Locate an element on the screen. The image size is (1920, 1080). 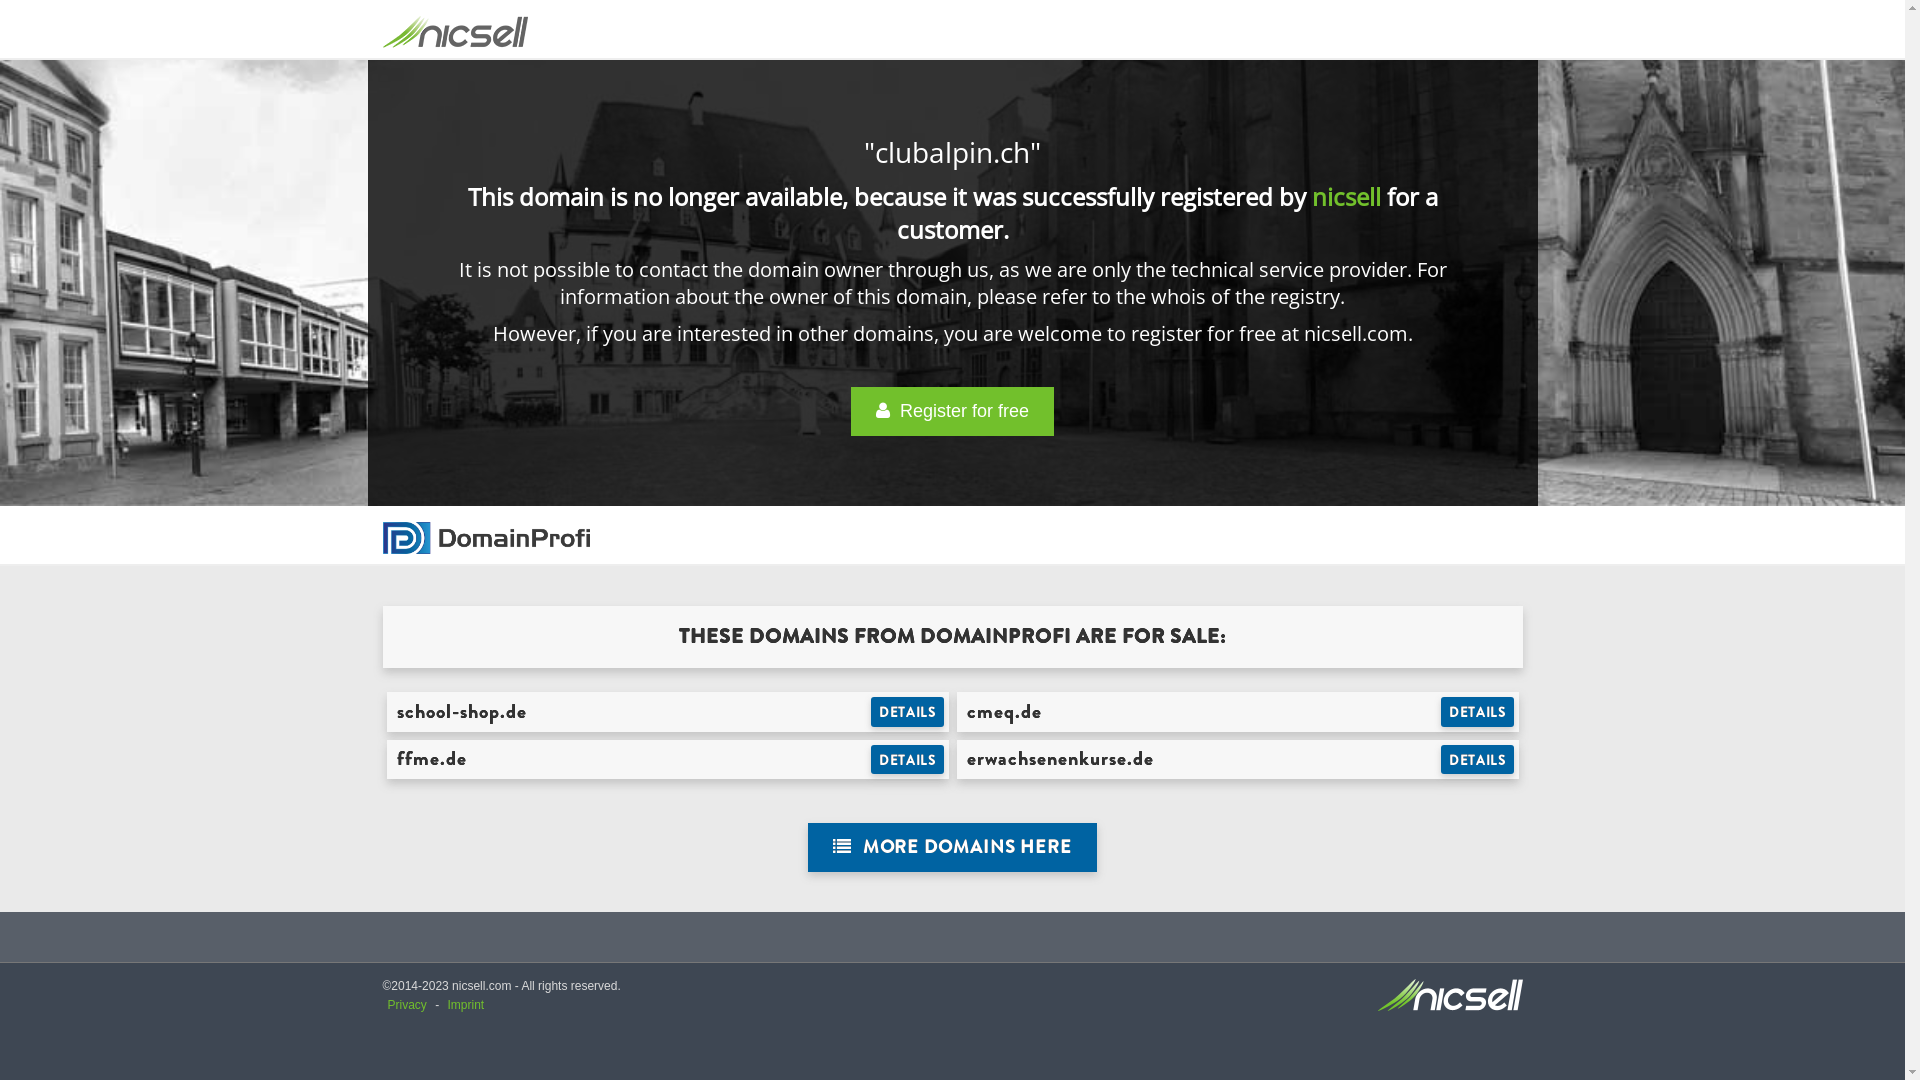
'nicsell' is located at coordinates (1346, 196).